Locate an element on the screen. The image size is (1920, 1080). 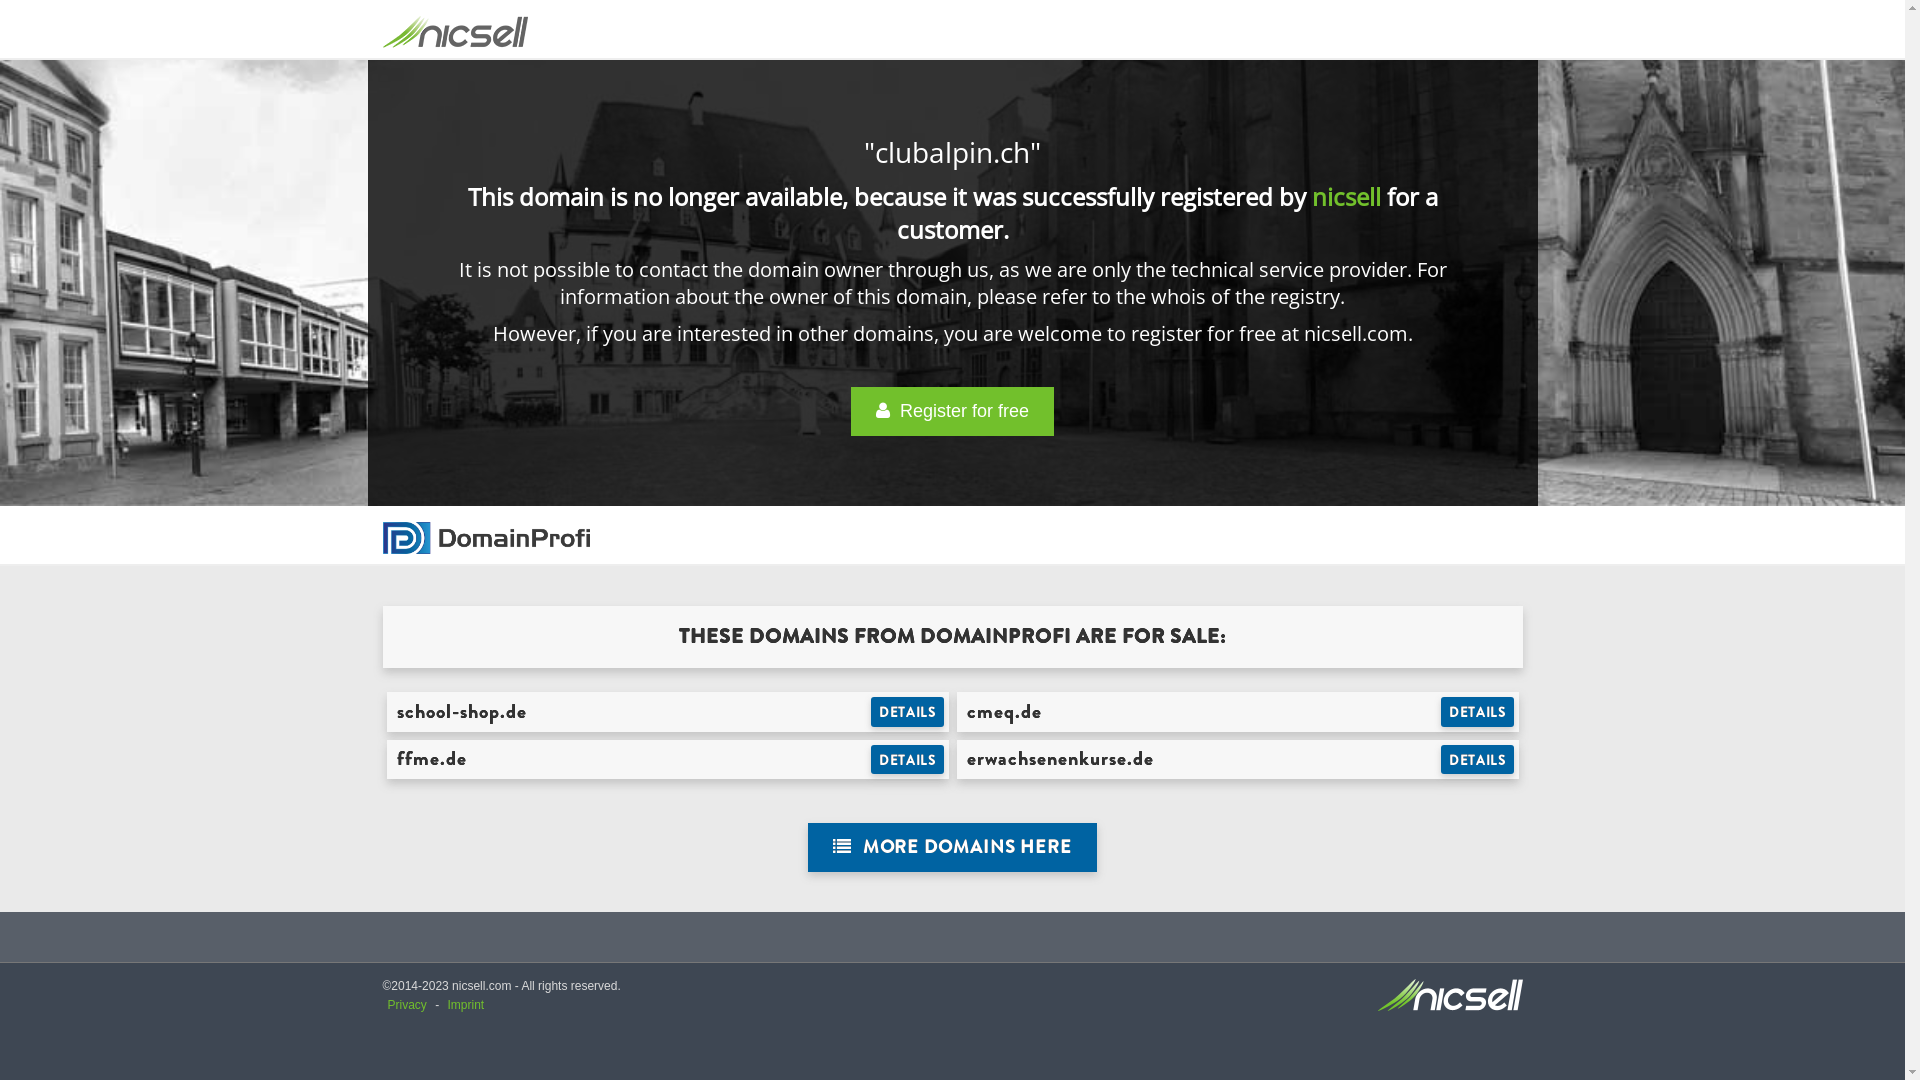
'nicsell' is located at coordinates (1346, 196).